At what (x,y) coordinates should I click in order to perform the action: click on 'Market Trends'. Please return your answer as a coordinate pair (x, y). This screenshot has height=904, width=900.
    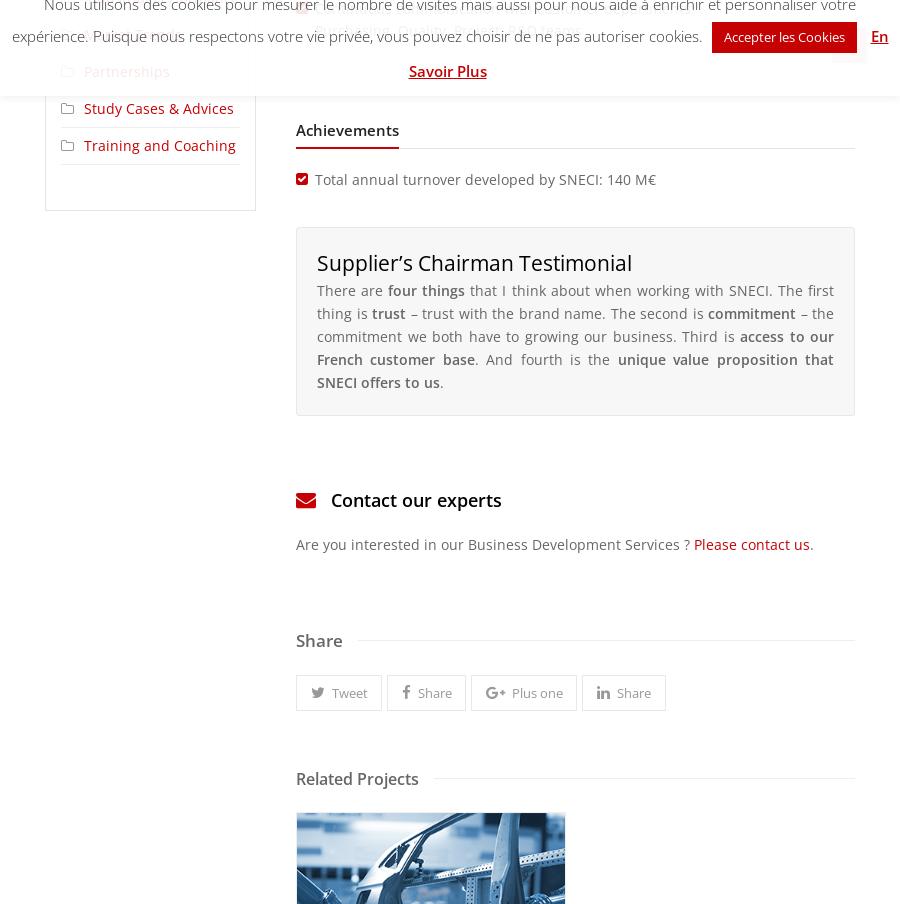
    Looking at the image, I should click on (133, 33).